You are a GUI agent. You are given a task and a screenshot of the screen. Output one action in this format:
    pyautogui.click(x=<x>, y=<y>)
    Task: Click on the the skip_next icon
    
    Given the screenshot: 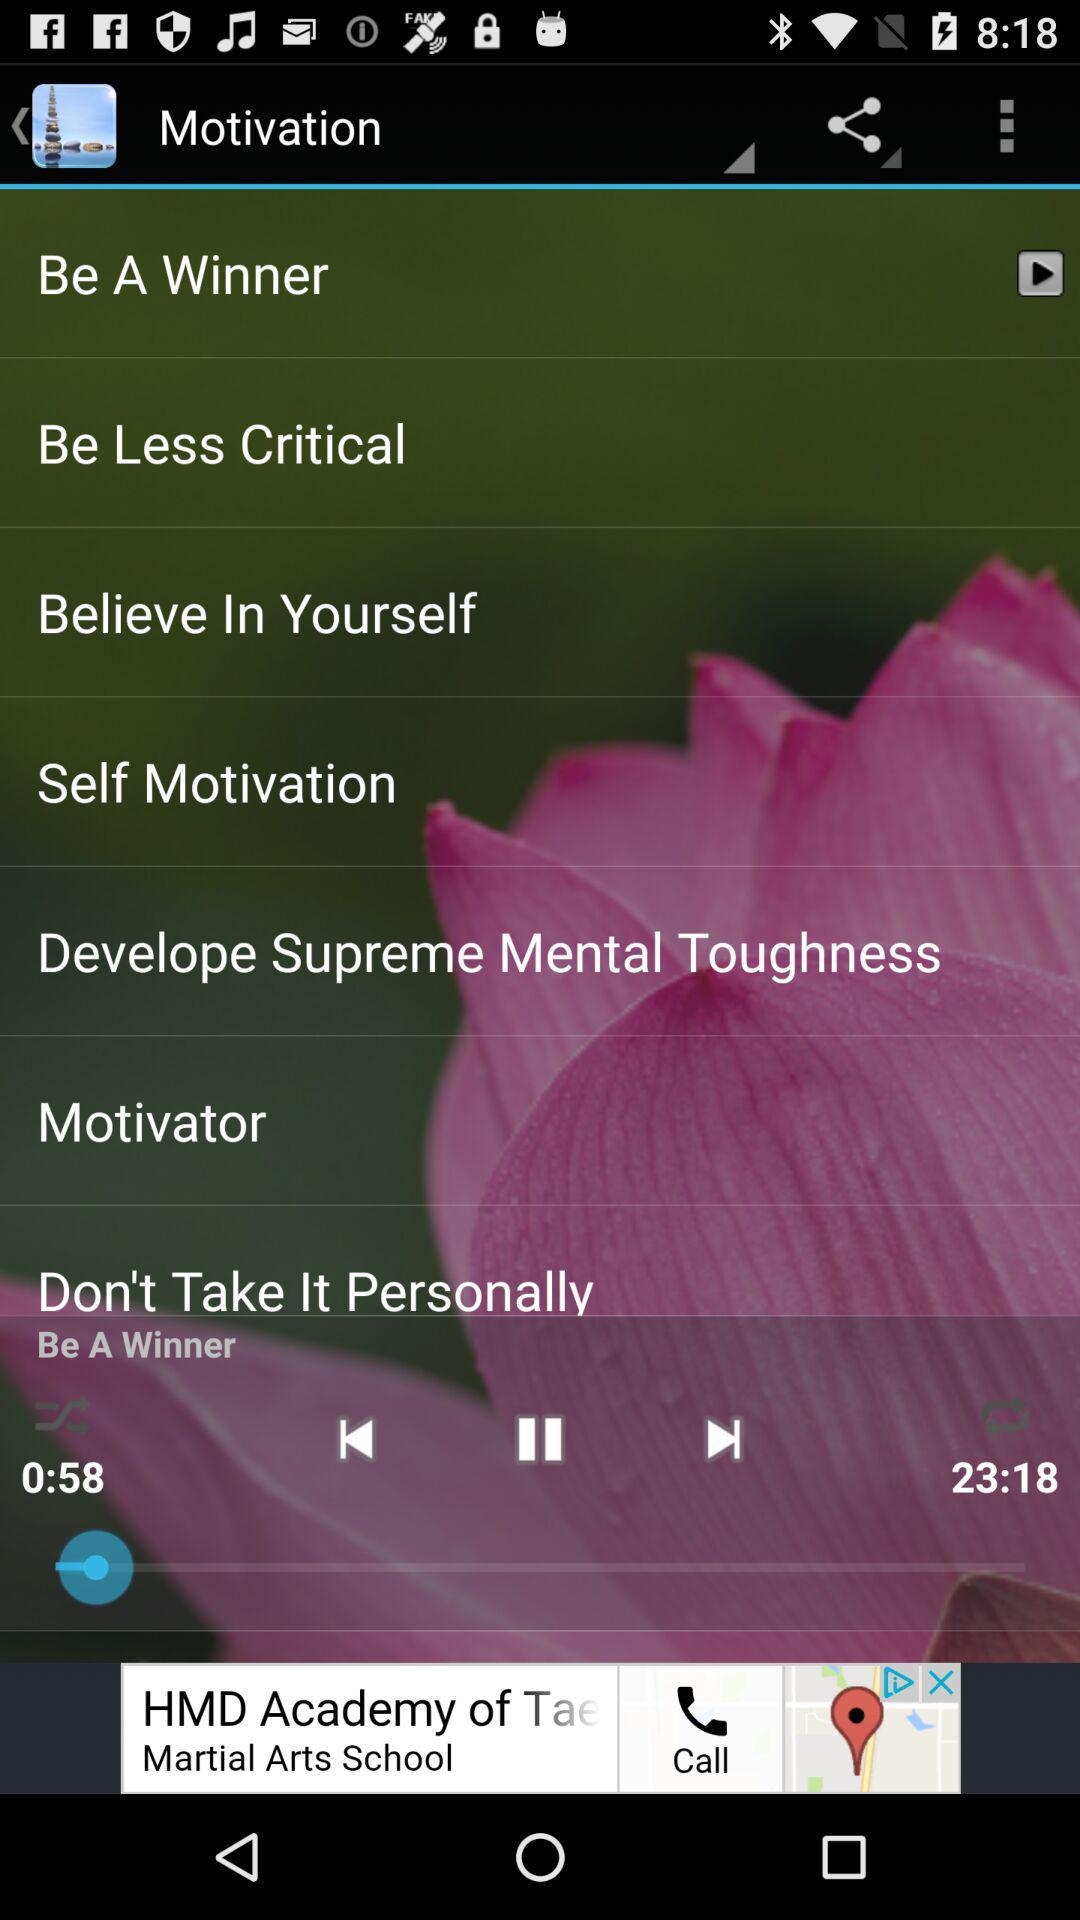 What is the action you would take?
    pyautogui.click(x=723, y=1538)
    